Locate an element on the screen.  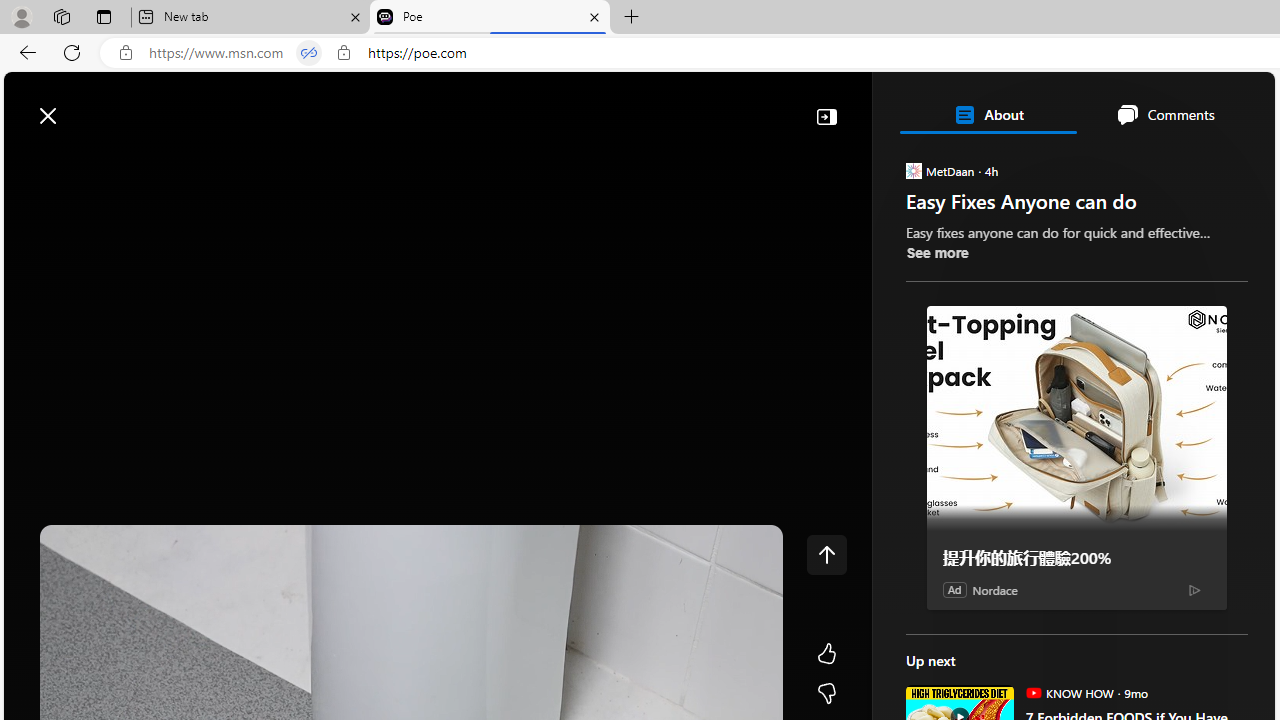
'Collapse' is located at coordinates (826, 115).